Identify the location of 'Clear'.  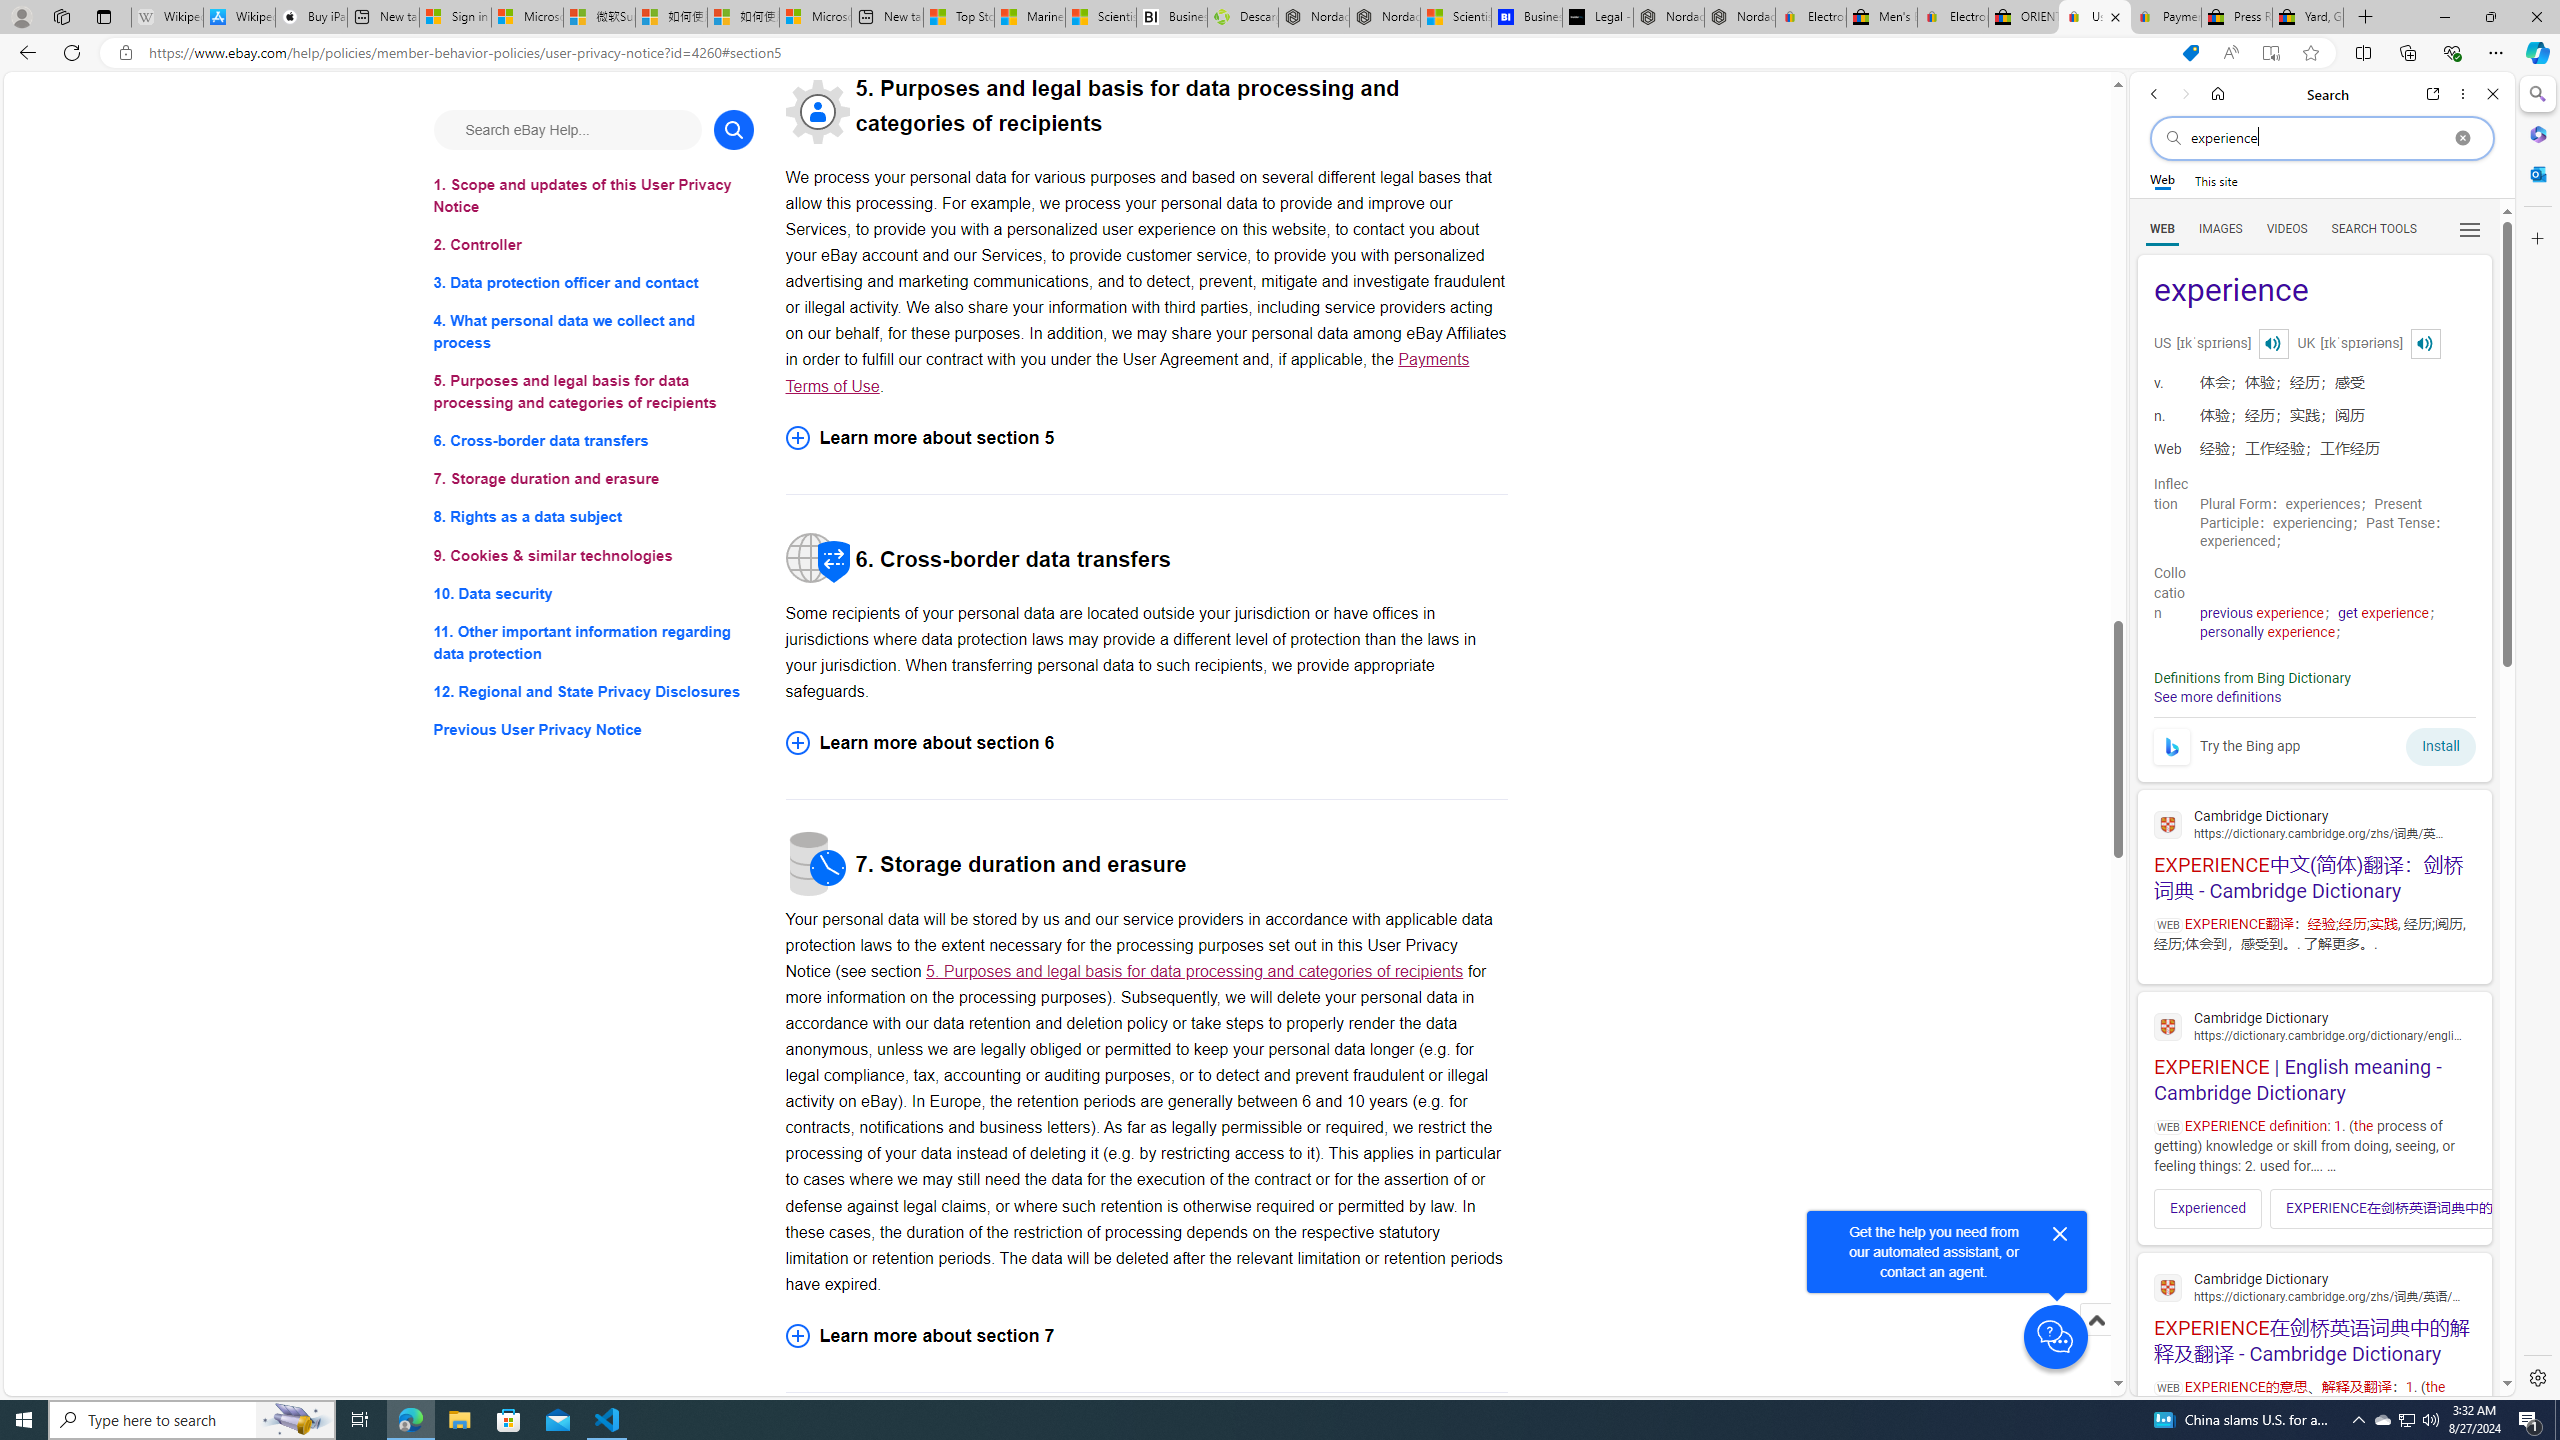
(2462, 137).